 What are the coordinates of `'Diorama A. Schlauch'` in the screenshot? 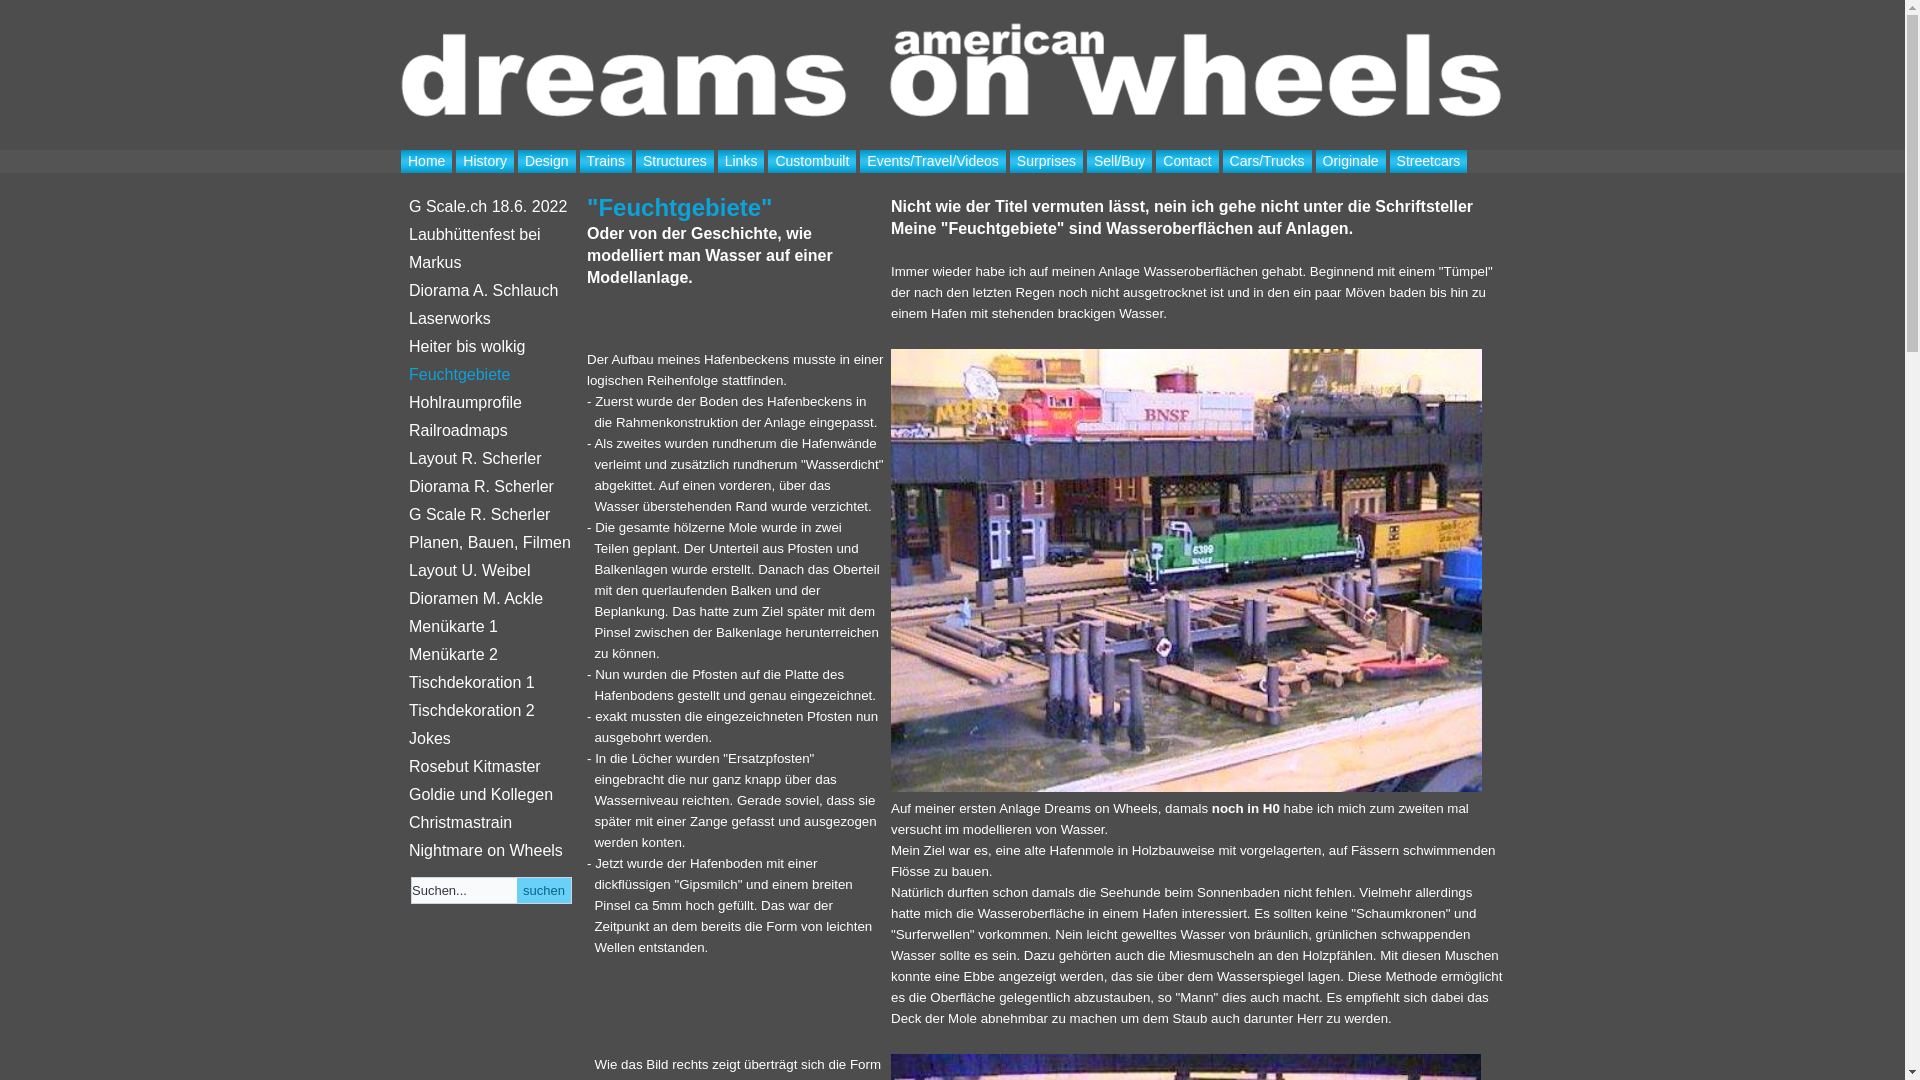 It's located at (398, 290).